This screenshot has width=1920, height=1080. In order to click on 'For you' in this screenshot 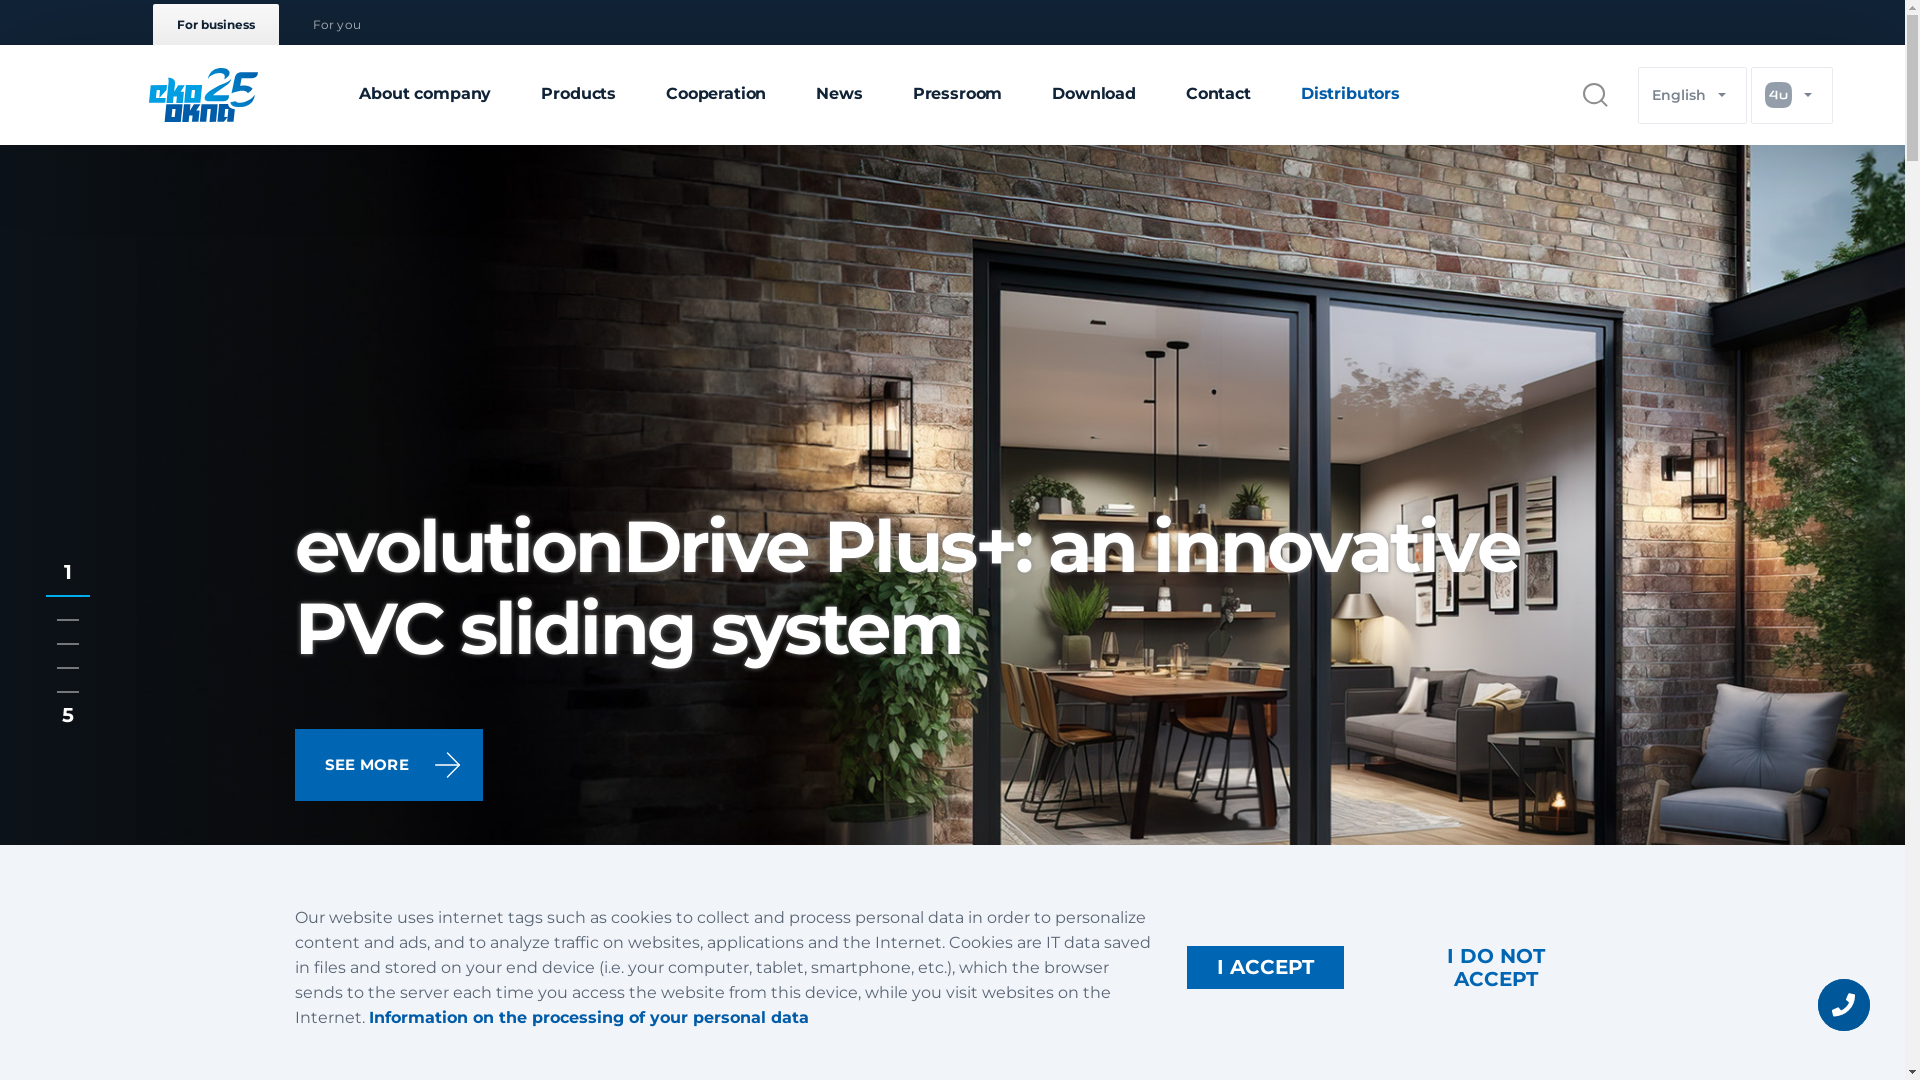, I will do `click(336, 24)`.